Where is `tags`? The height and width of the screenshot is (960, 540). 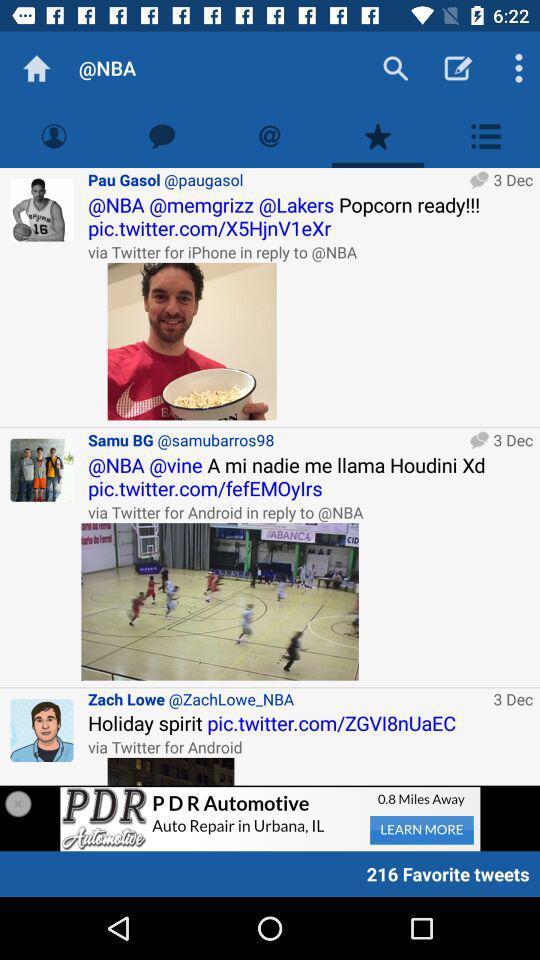
tags is located at coordinates (270, 135).